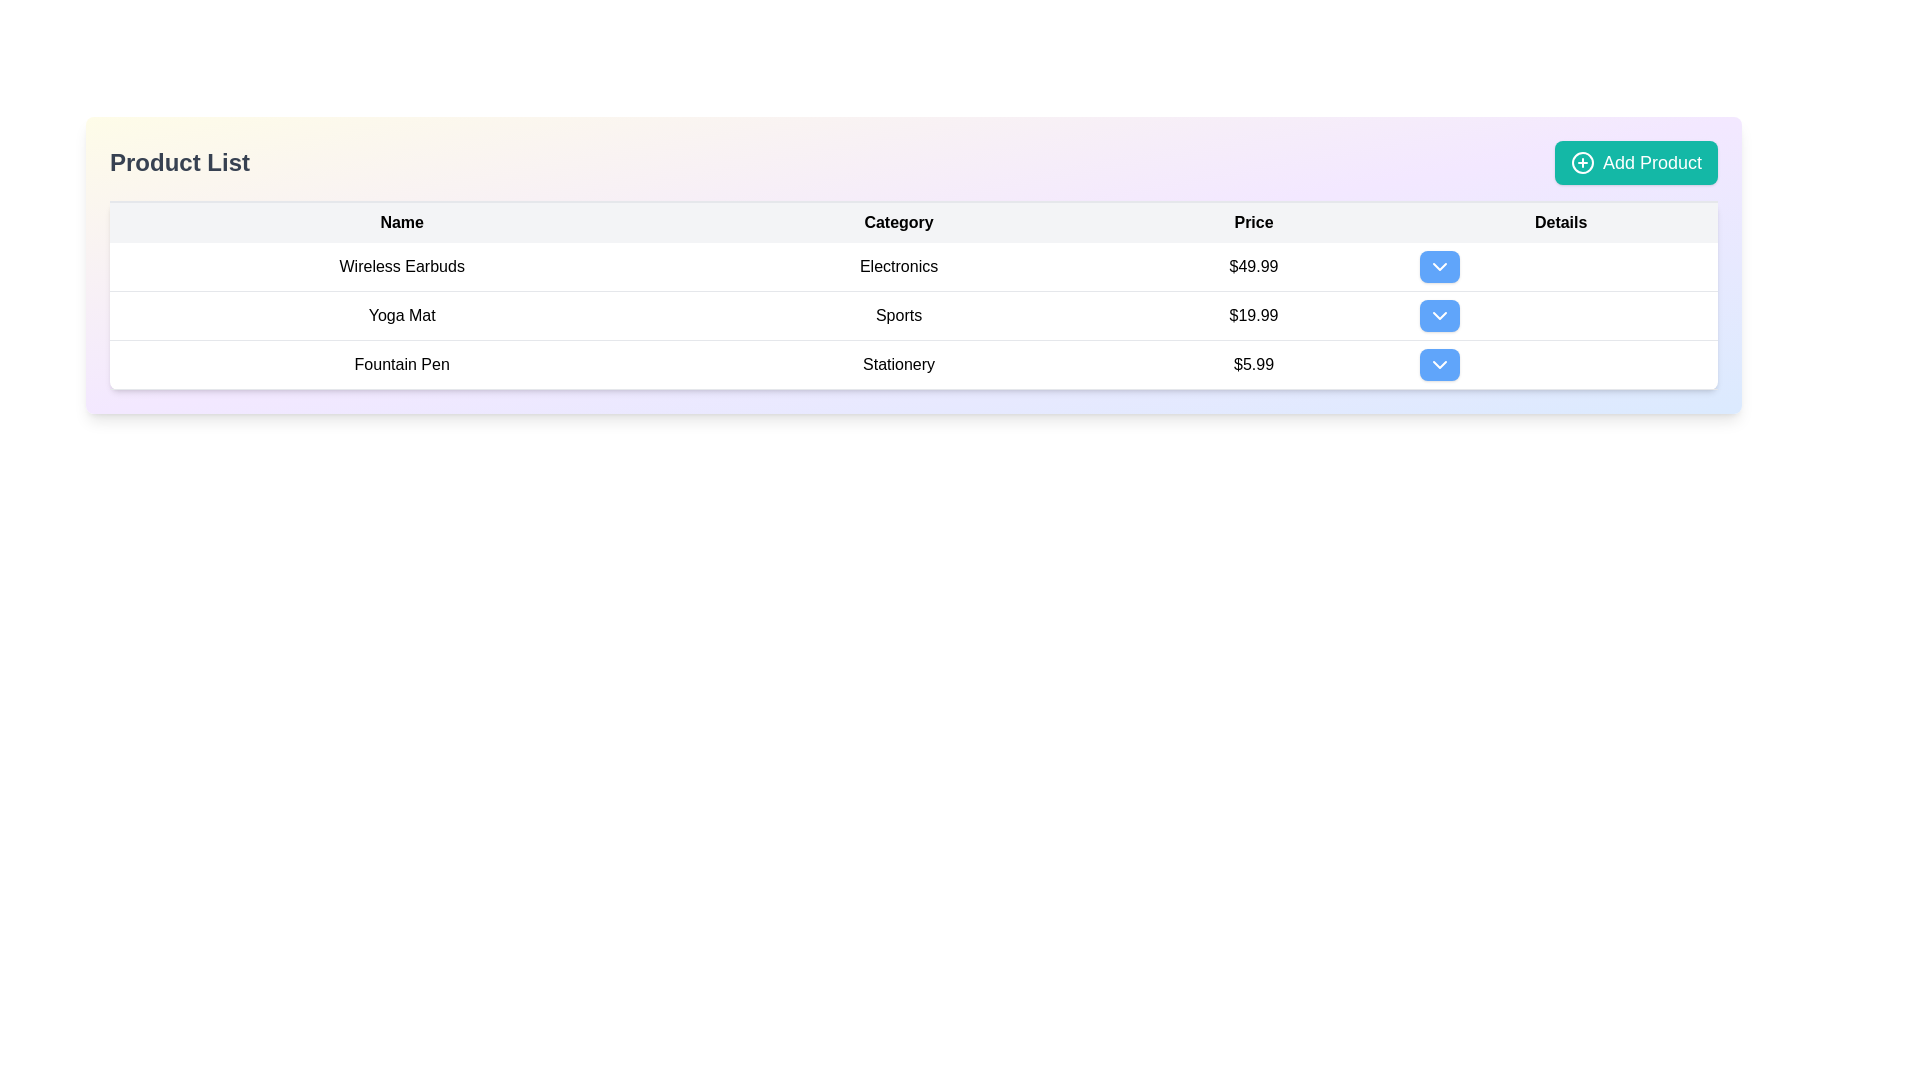 The image size is (1920, 1080). I want to click on the chevron-down icon located in the third row of the table under the 'Details' column to indicate interaction, so click(1440, 365).